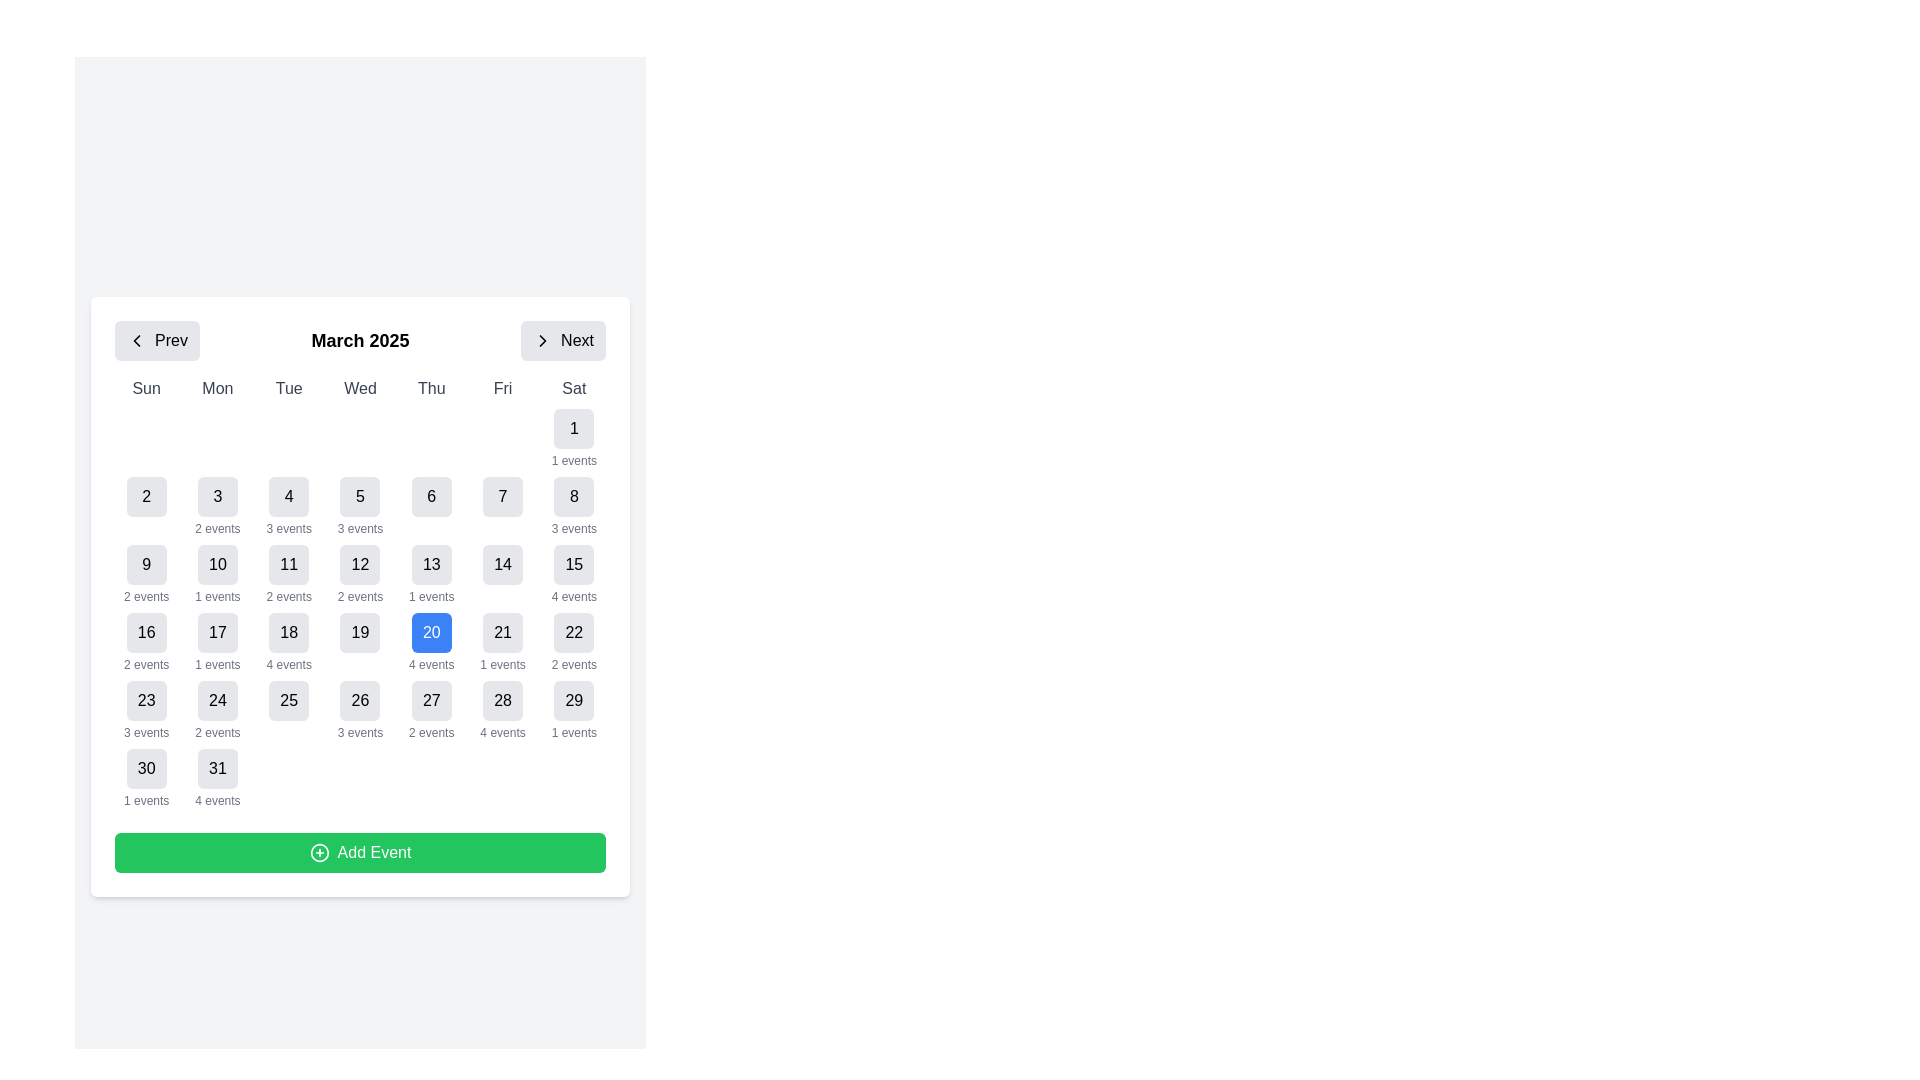 The height and width of the screenshot is (1080, 1920). I want to click on the calendar button representing the third day of the month, so click(217, 496).